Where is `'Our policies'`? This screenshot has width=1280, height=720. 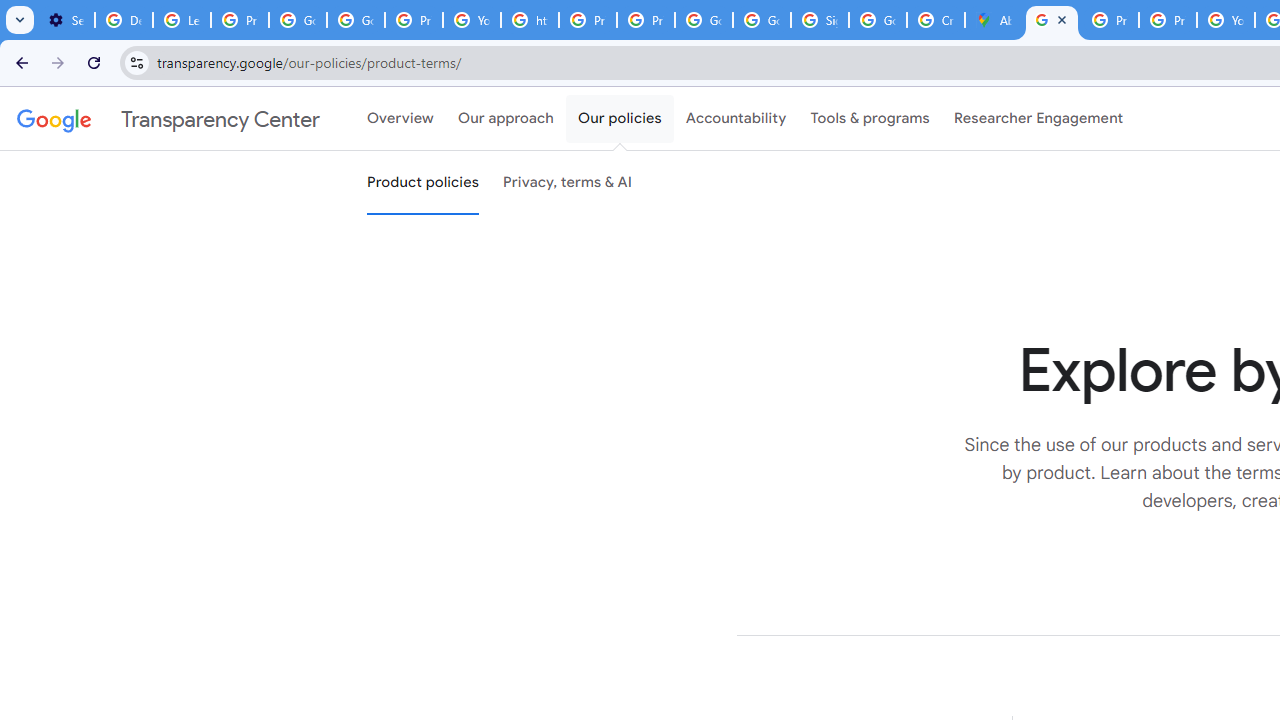 'Our policies' is located at coordinates (619, 119).